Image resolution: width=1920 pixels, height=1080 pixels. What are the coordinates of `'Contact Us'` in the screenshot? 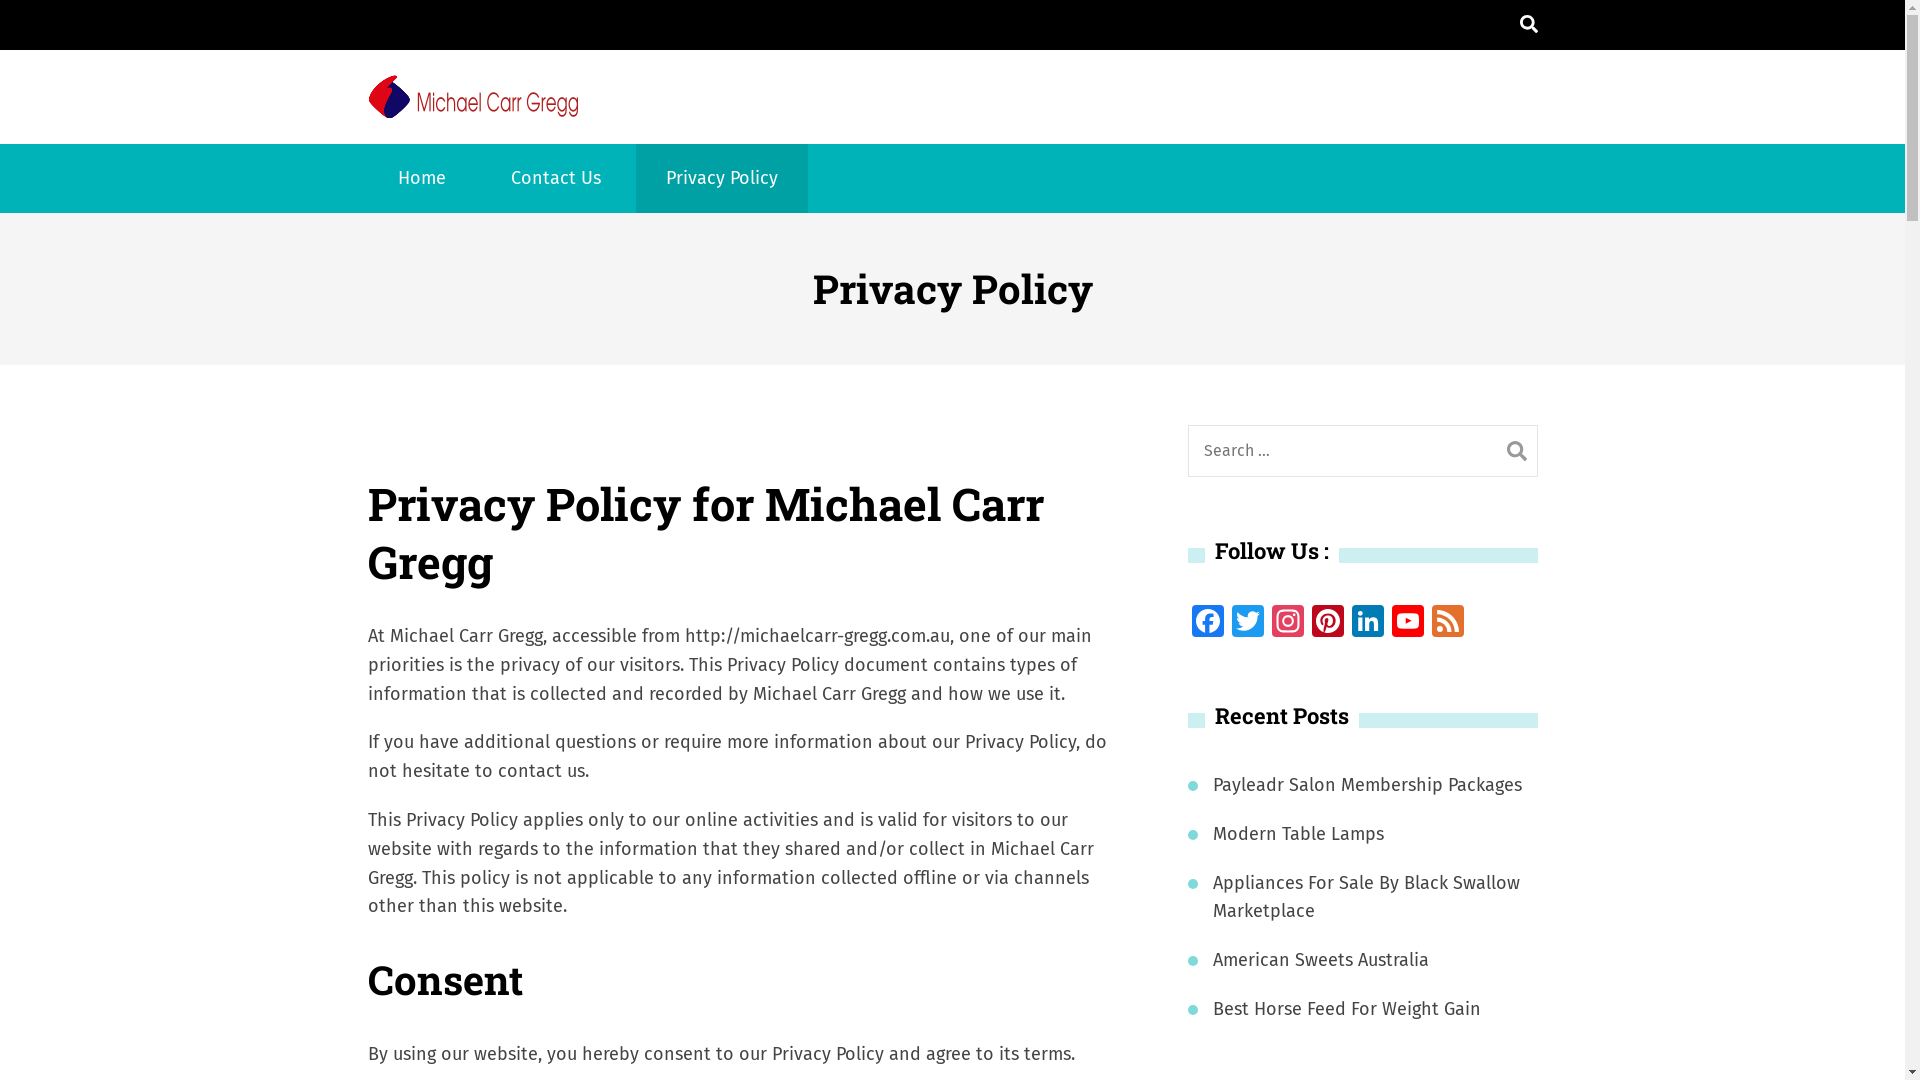 It's located at (555, 177).